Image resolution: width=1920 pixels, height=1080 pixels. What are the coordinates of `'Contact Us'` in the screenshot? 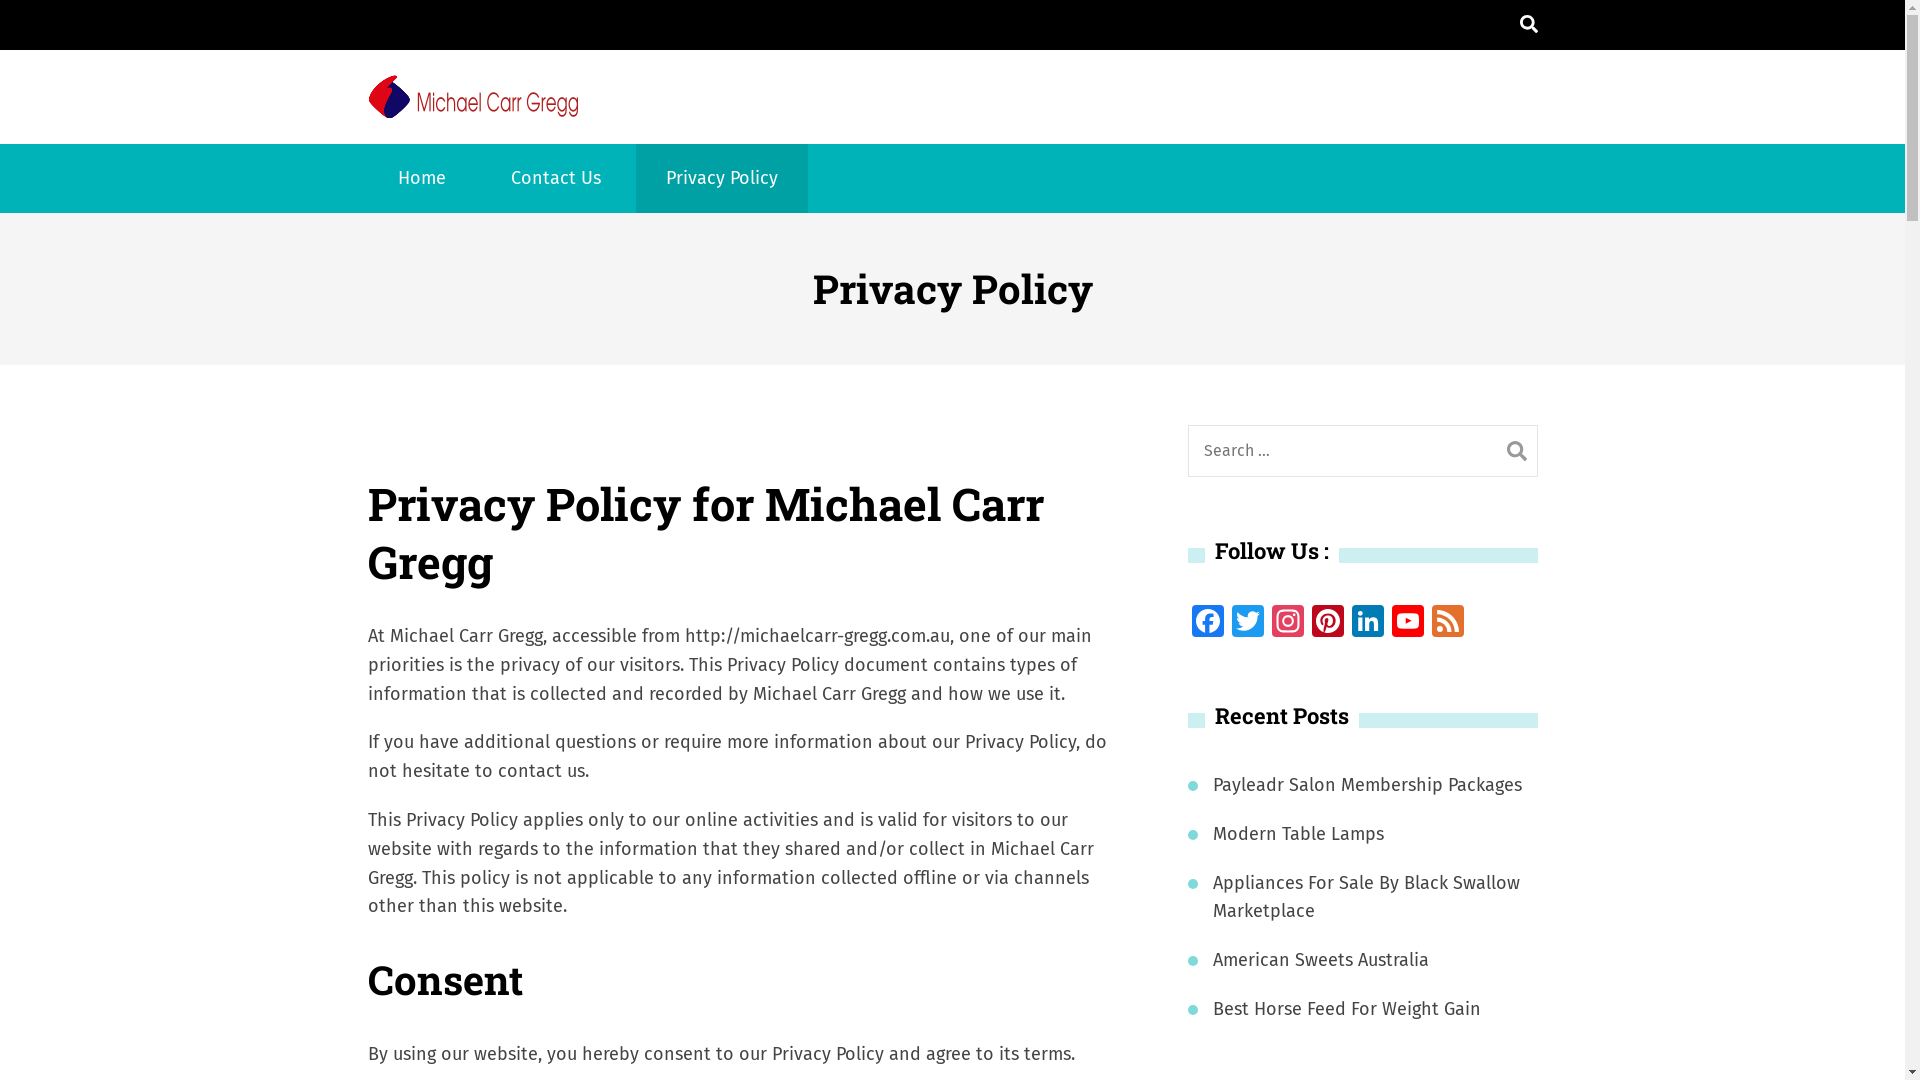 It's located at (555, 177).